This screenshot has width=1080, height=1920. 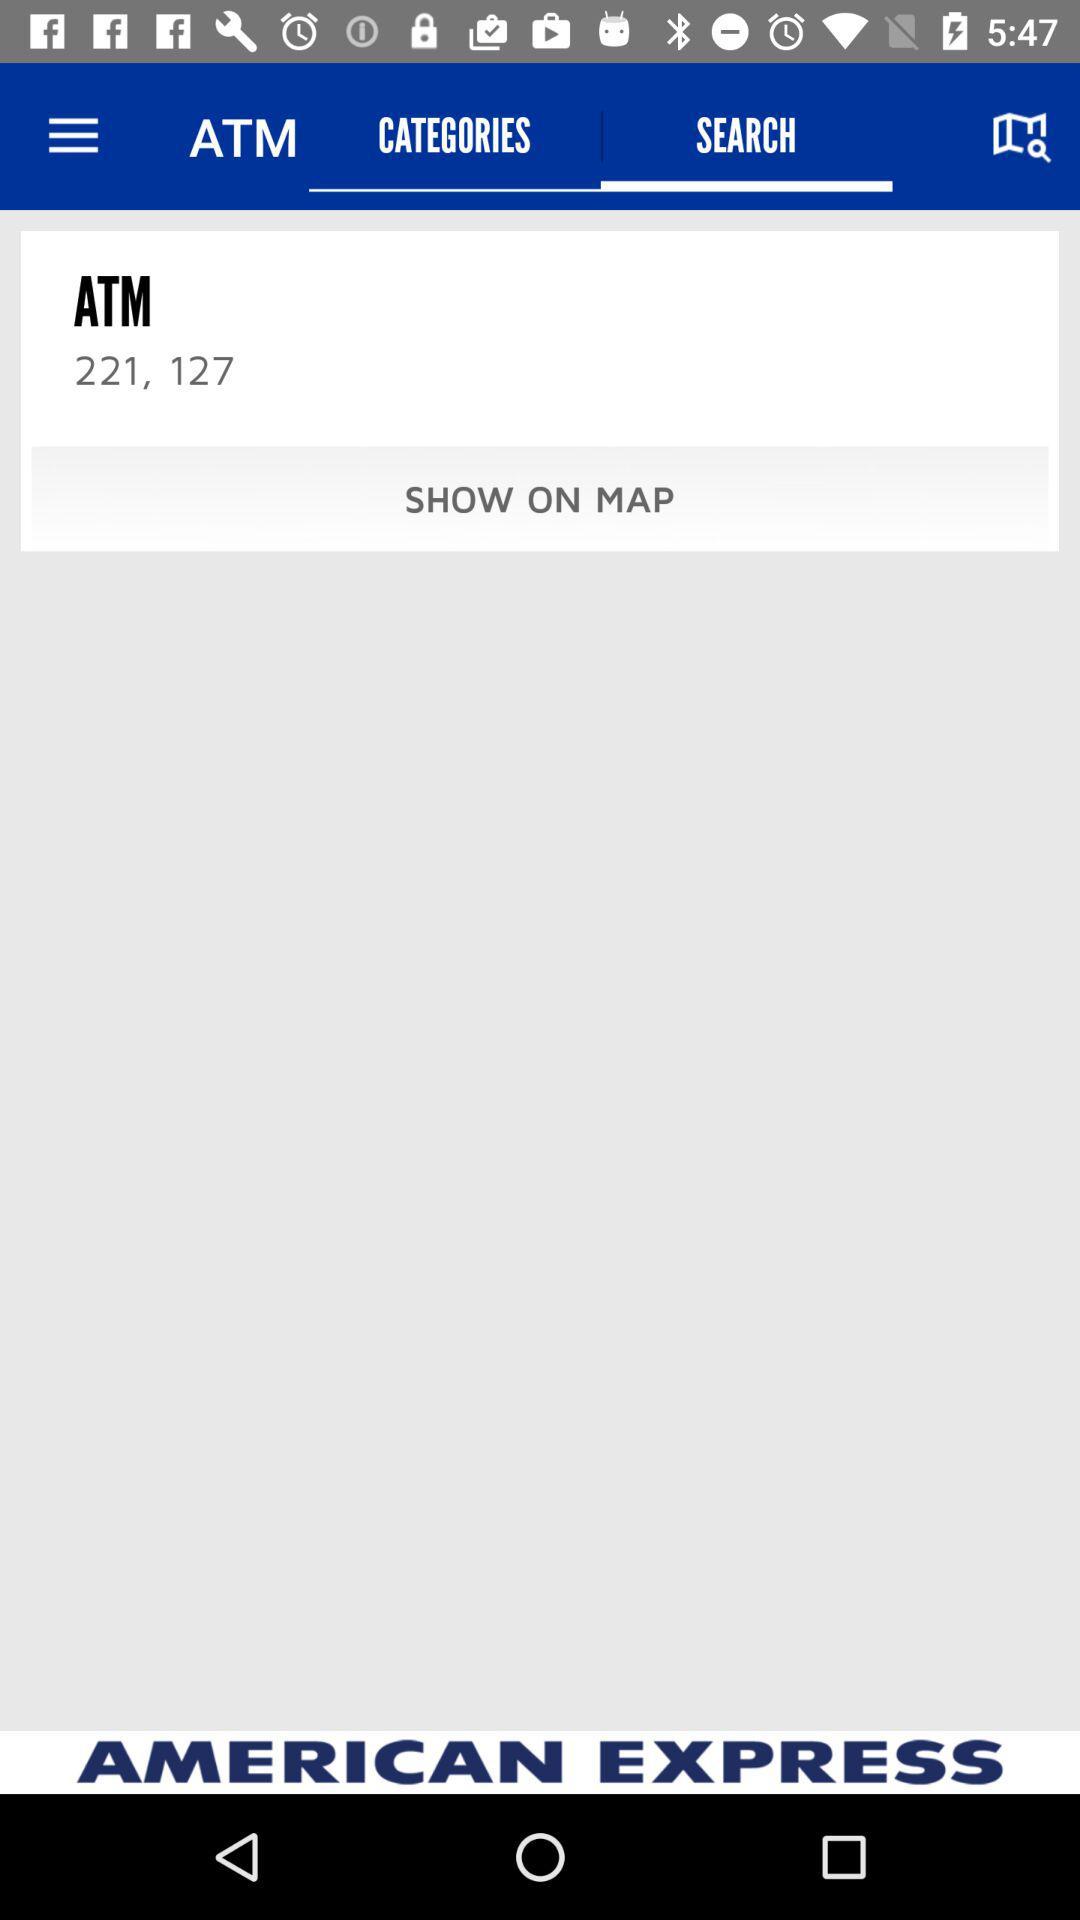 I want to click on item to the left of the search icon, so click(x=454, y=135).